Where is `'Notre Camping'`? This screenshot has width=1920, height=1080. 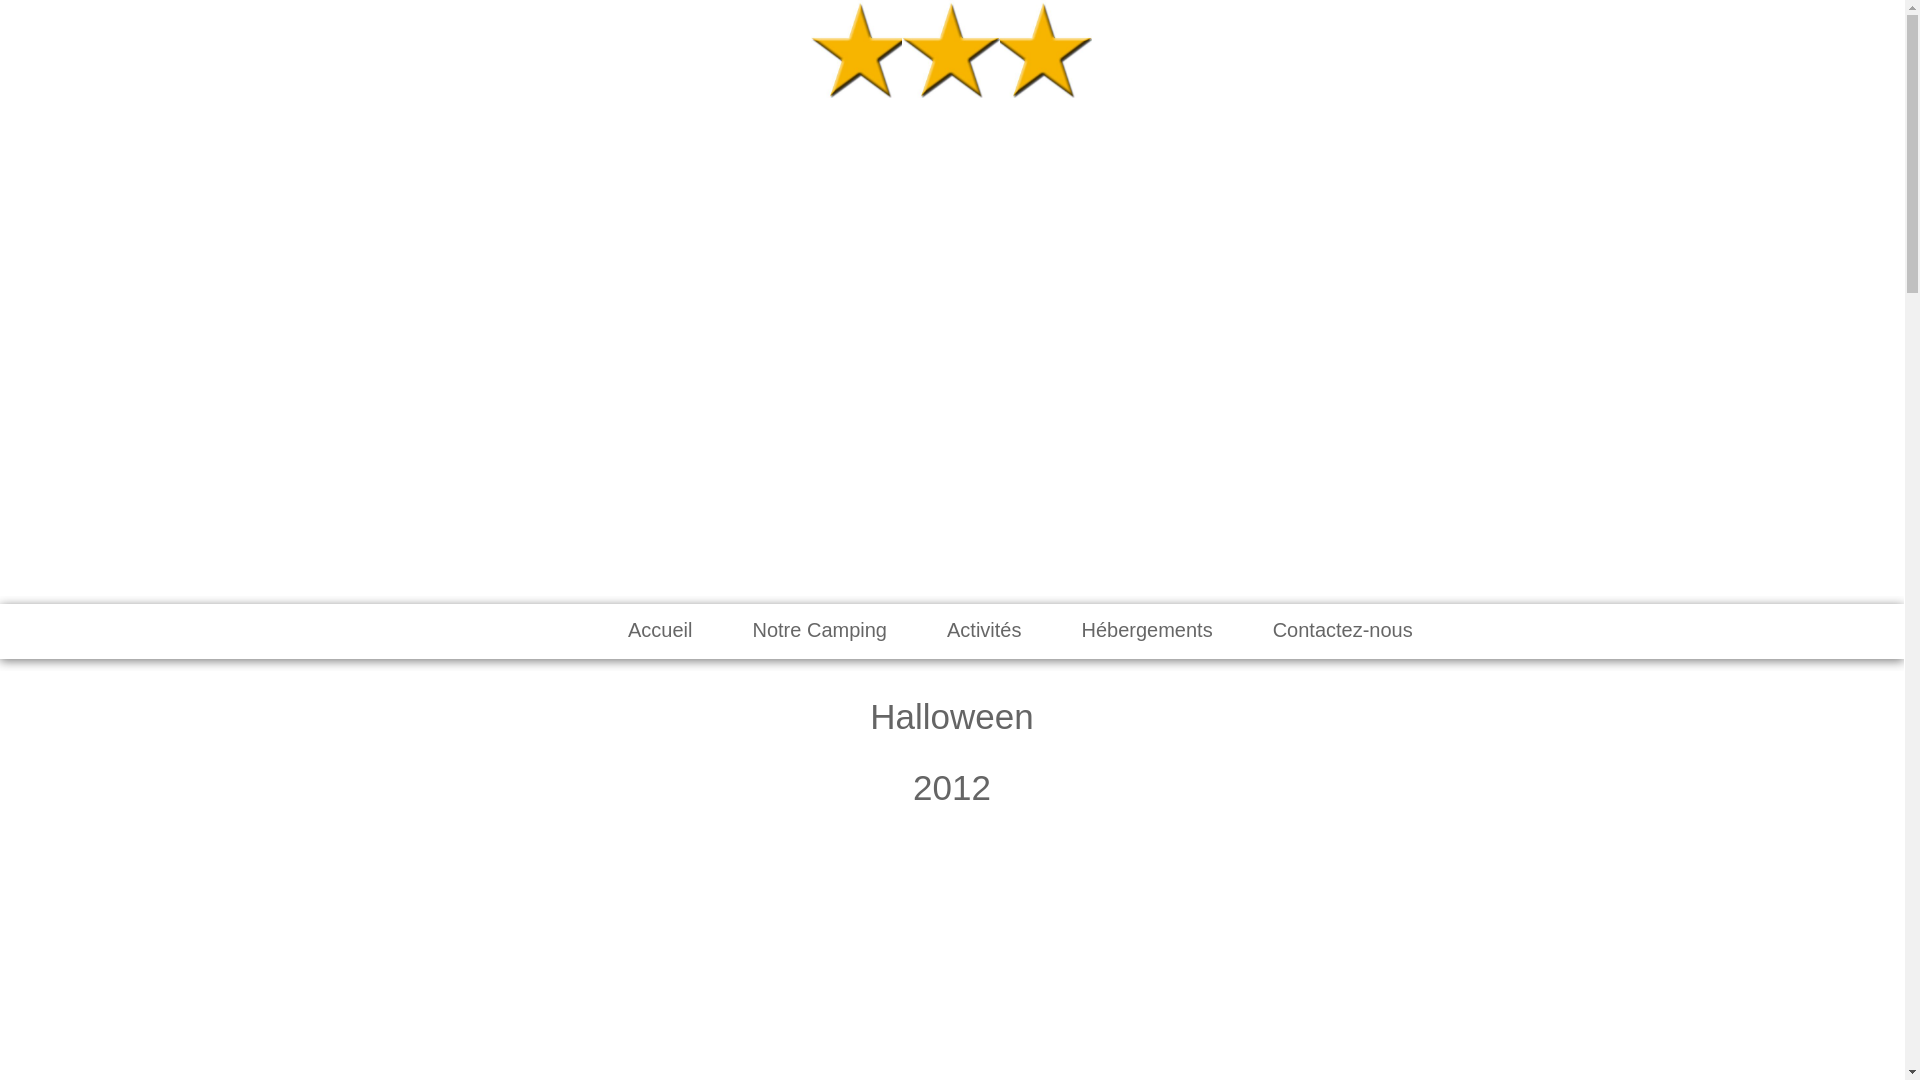 'Notre Camping' is located at coordinates (819, 630).